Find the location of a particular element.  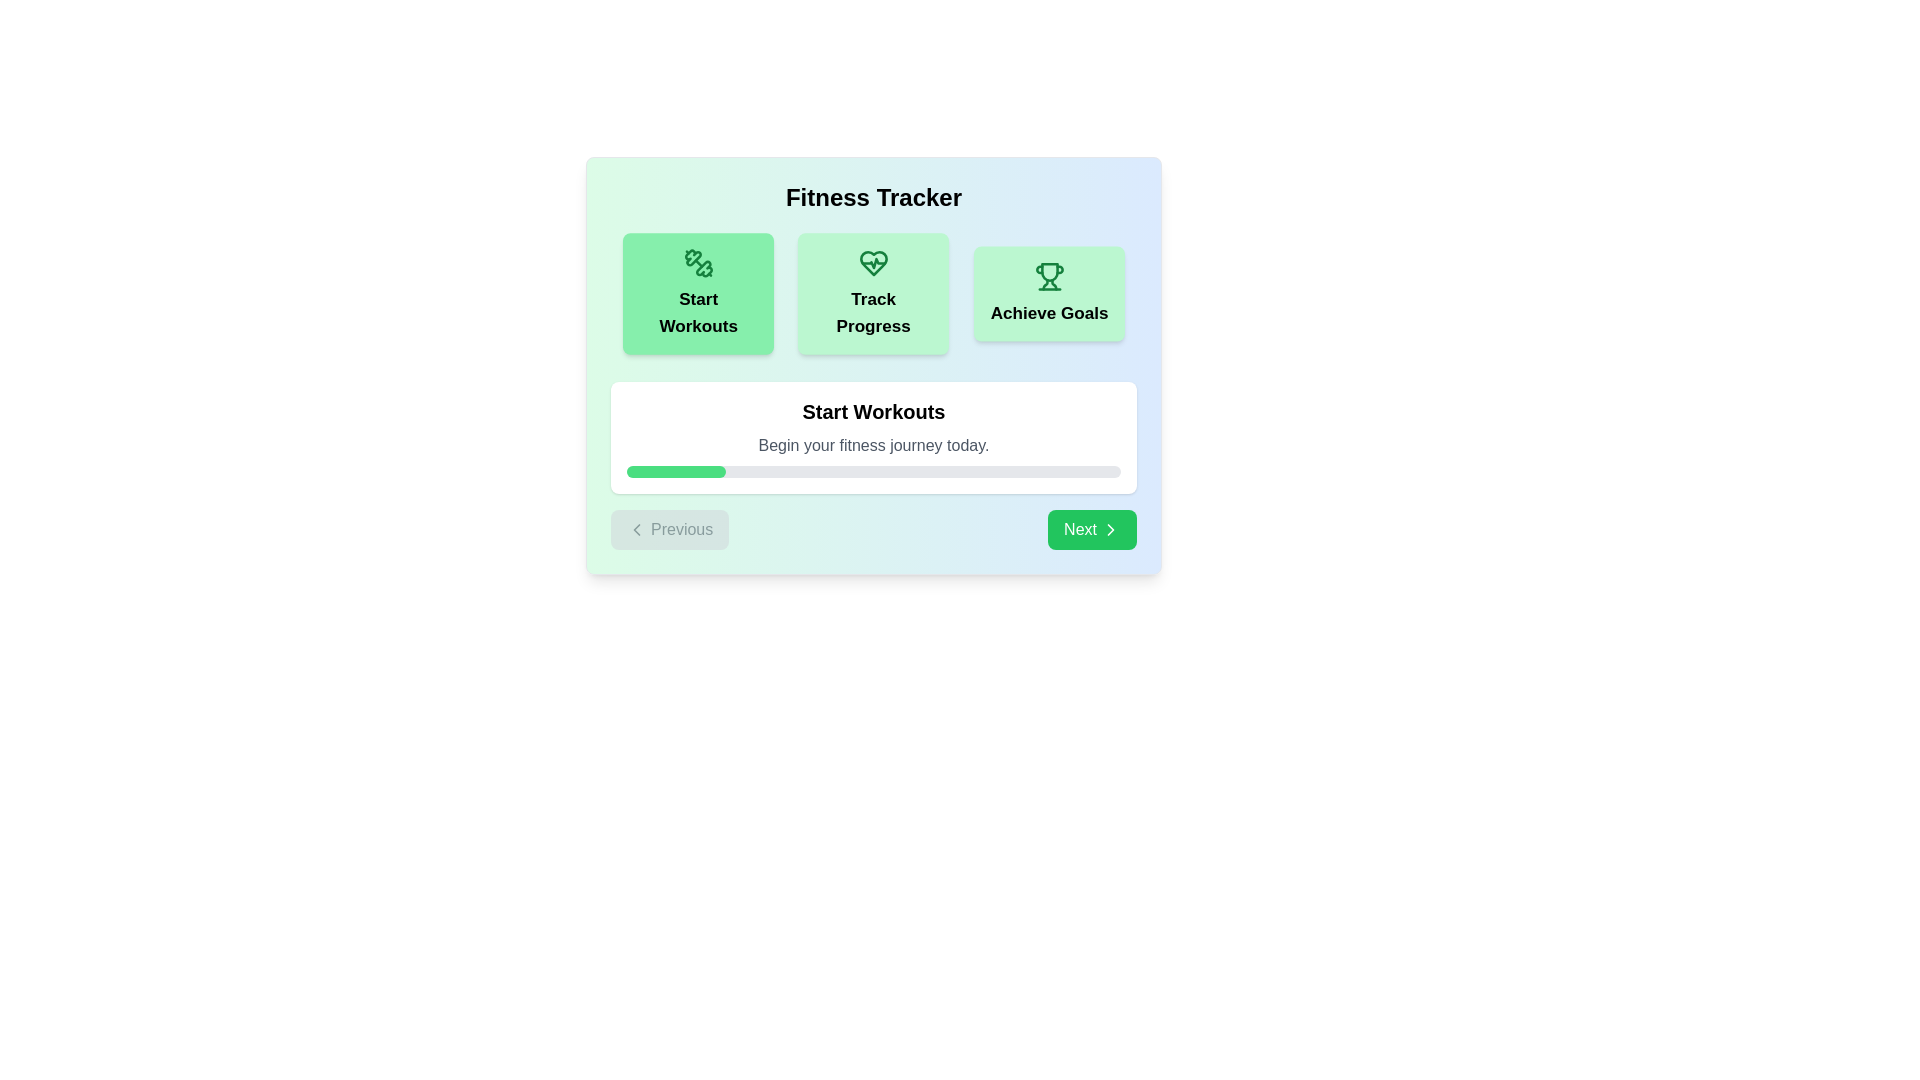

the green heart-shaped icon with a pulse line in the 'Track Progress' card, which is centrally positioned among the three major cards is located at coordinates (873, 262).